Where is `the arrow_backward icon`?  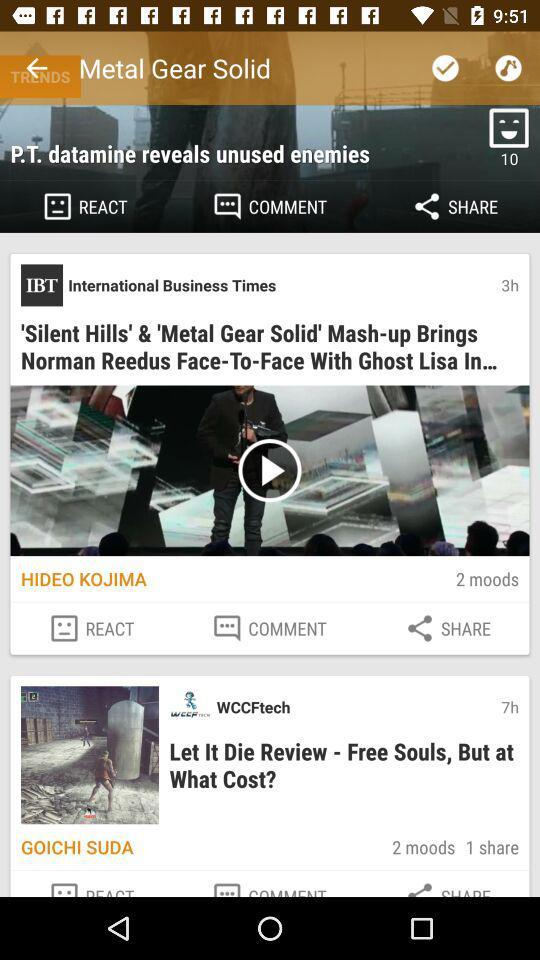 the arrow_backward icon is located at coordinates (36, 68).